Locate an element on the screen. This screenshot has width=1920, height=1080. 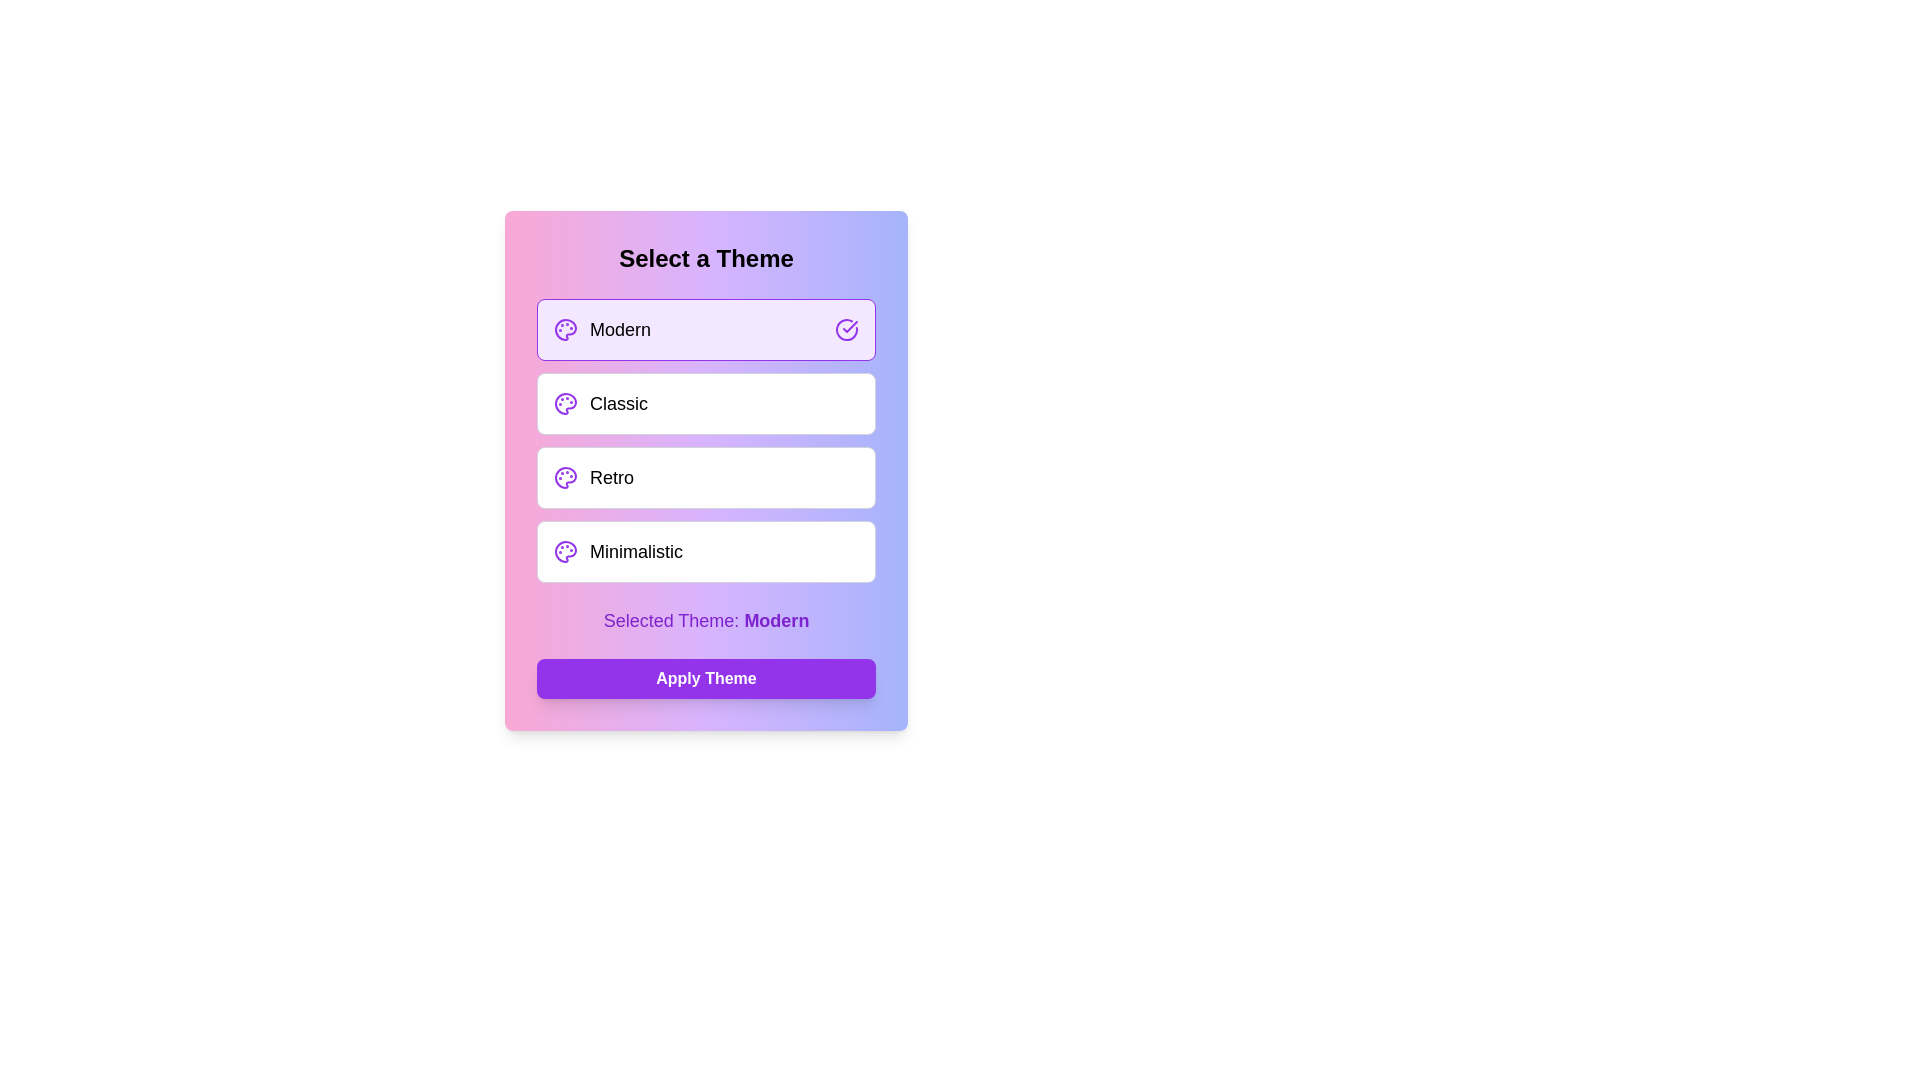
the 'Modern' selection button with a light purple background and bordered appearance is located at coordinates (706, 329).